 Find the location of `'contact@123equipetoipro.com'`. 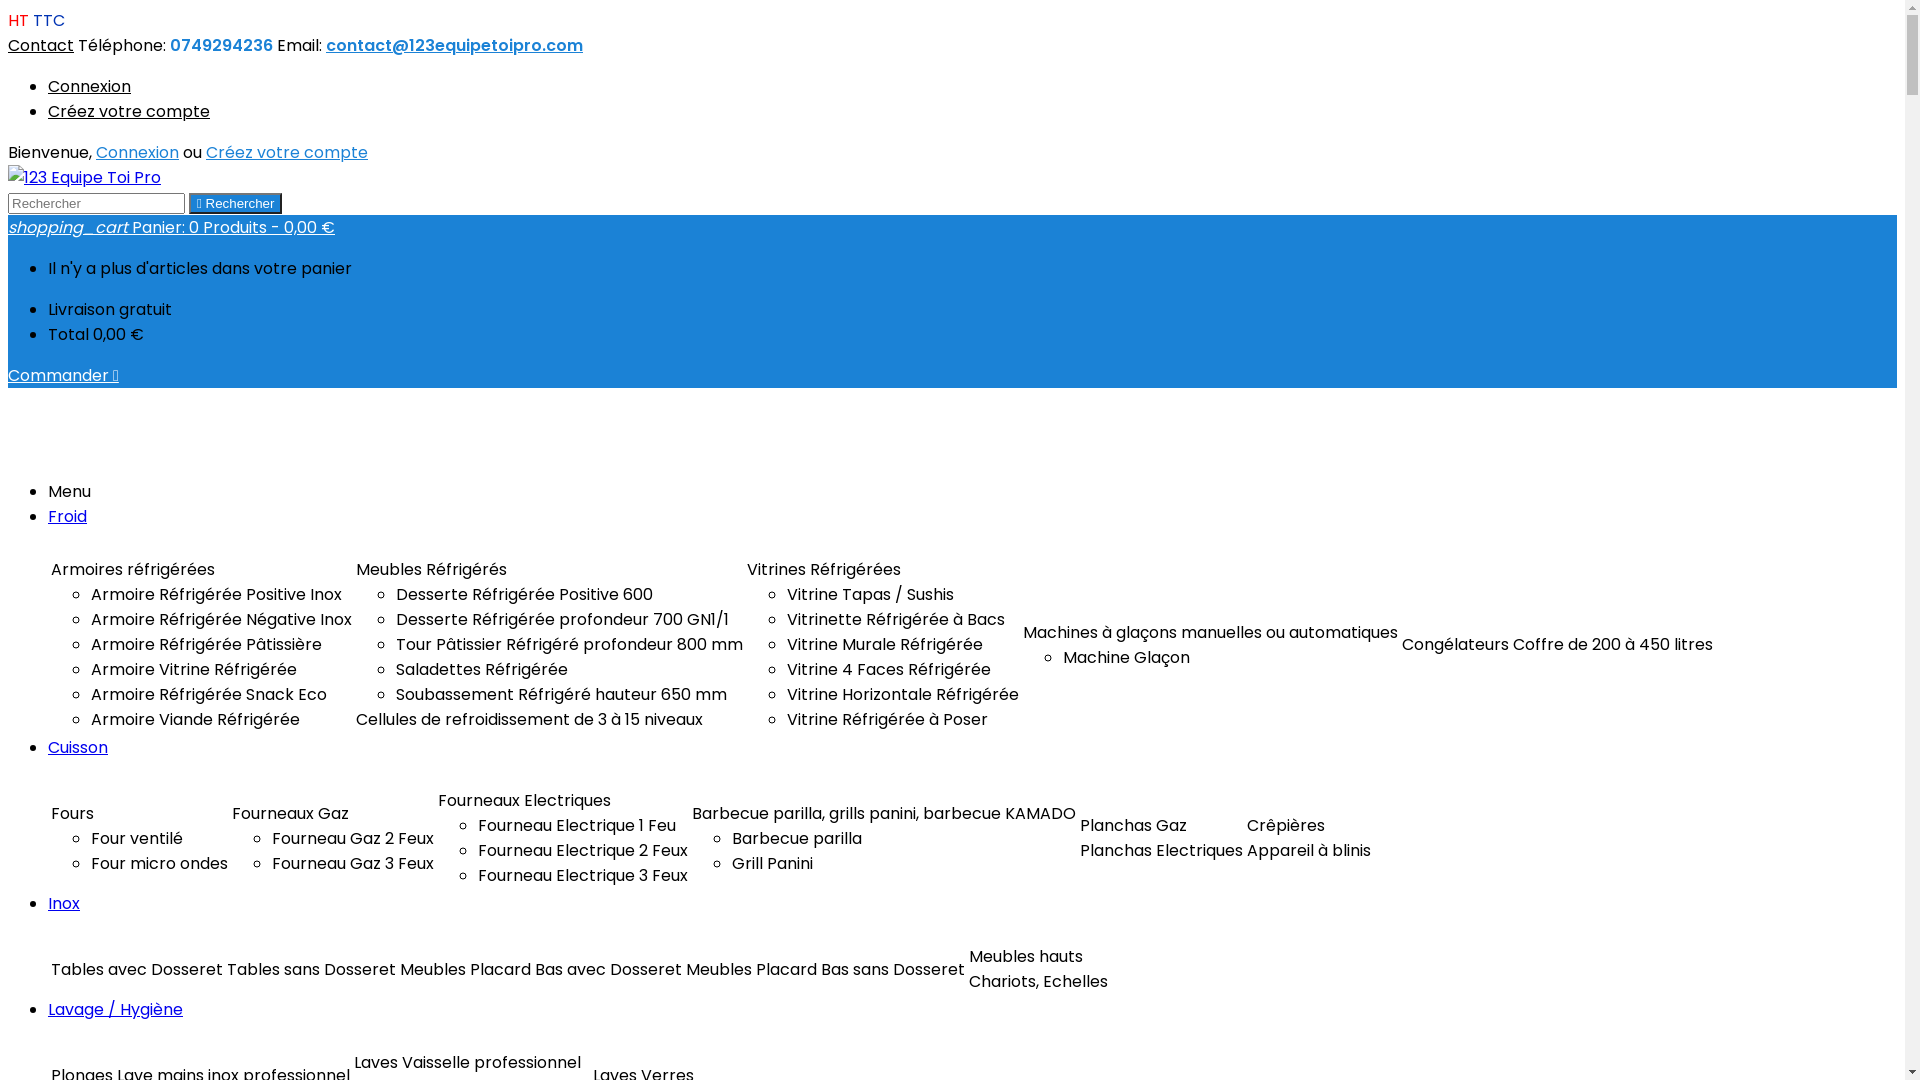

'contact@123equipetoipro.com' is located at coordinates (326, 45).